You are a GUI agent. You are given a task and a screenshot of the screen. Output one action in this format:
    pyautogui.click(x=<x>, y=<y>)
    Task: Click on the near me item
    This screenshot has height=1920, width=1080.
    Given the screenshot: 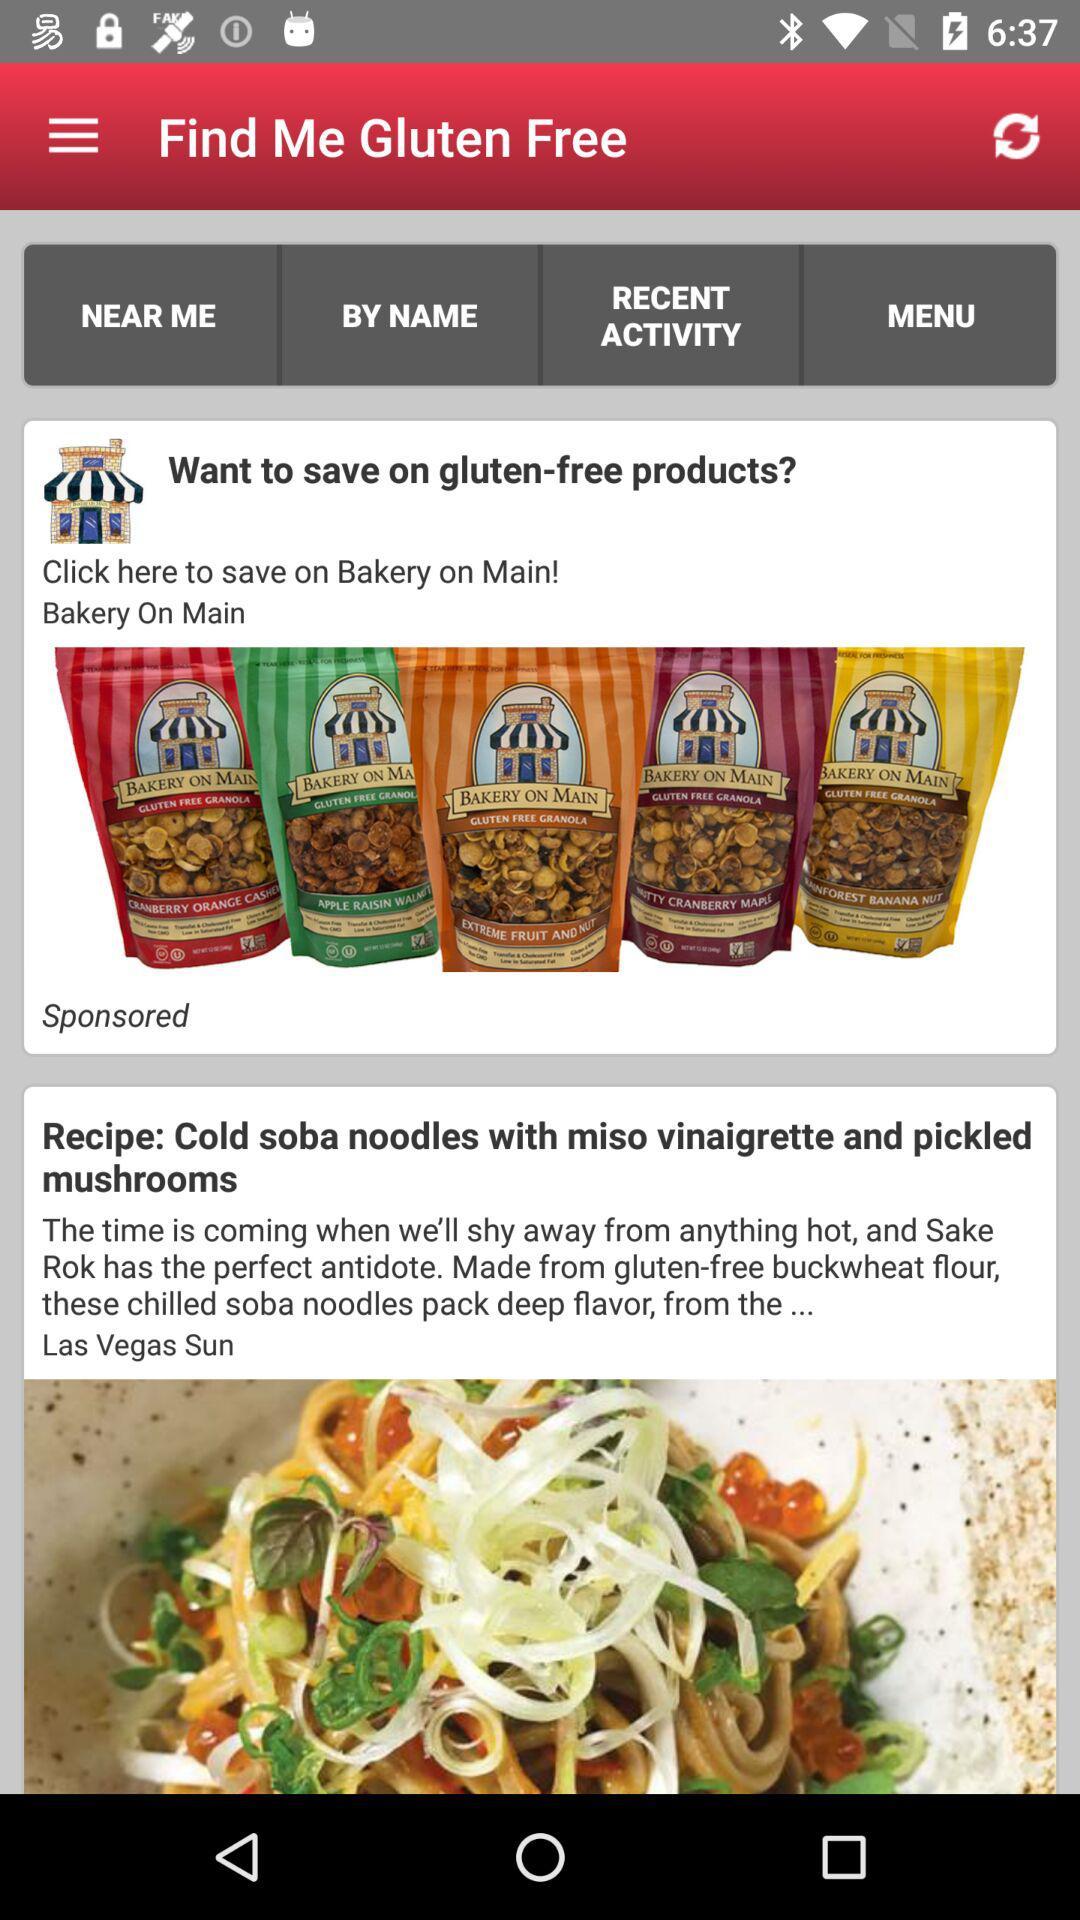 What is the action you would take?
    pyautogui.click(x=147, y=314)
    